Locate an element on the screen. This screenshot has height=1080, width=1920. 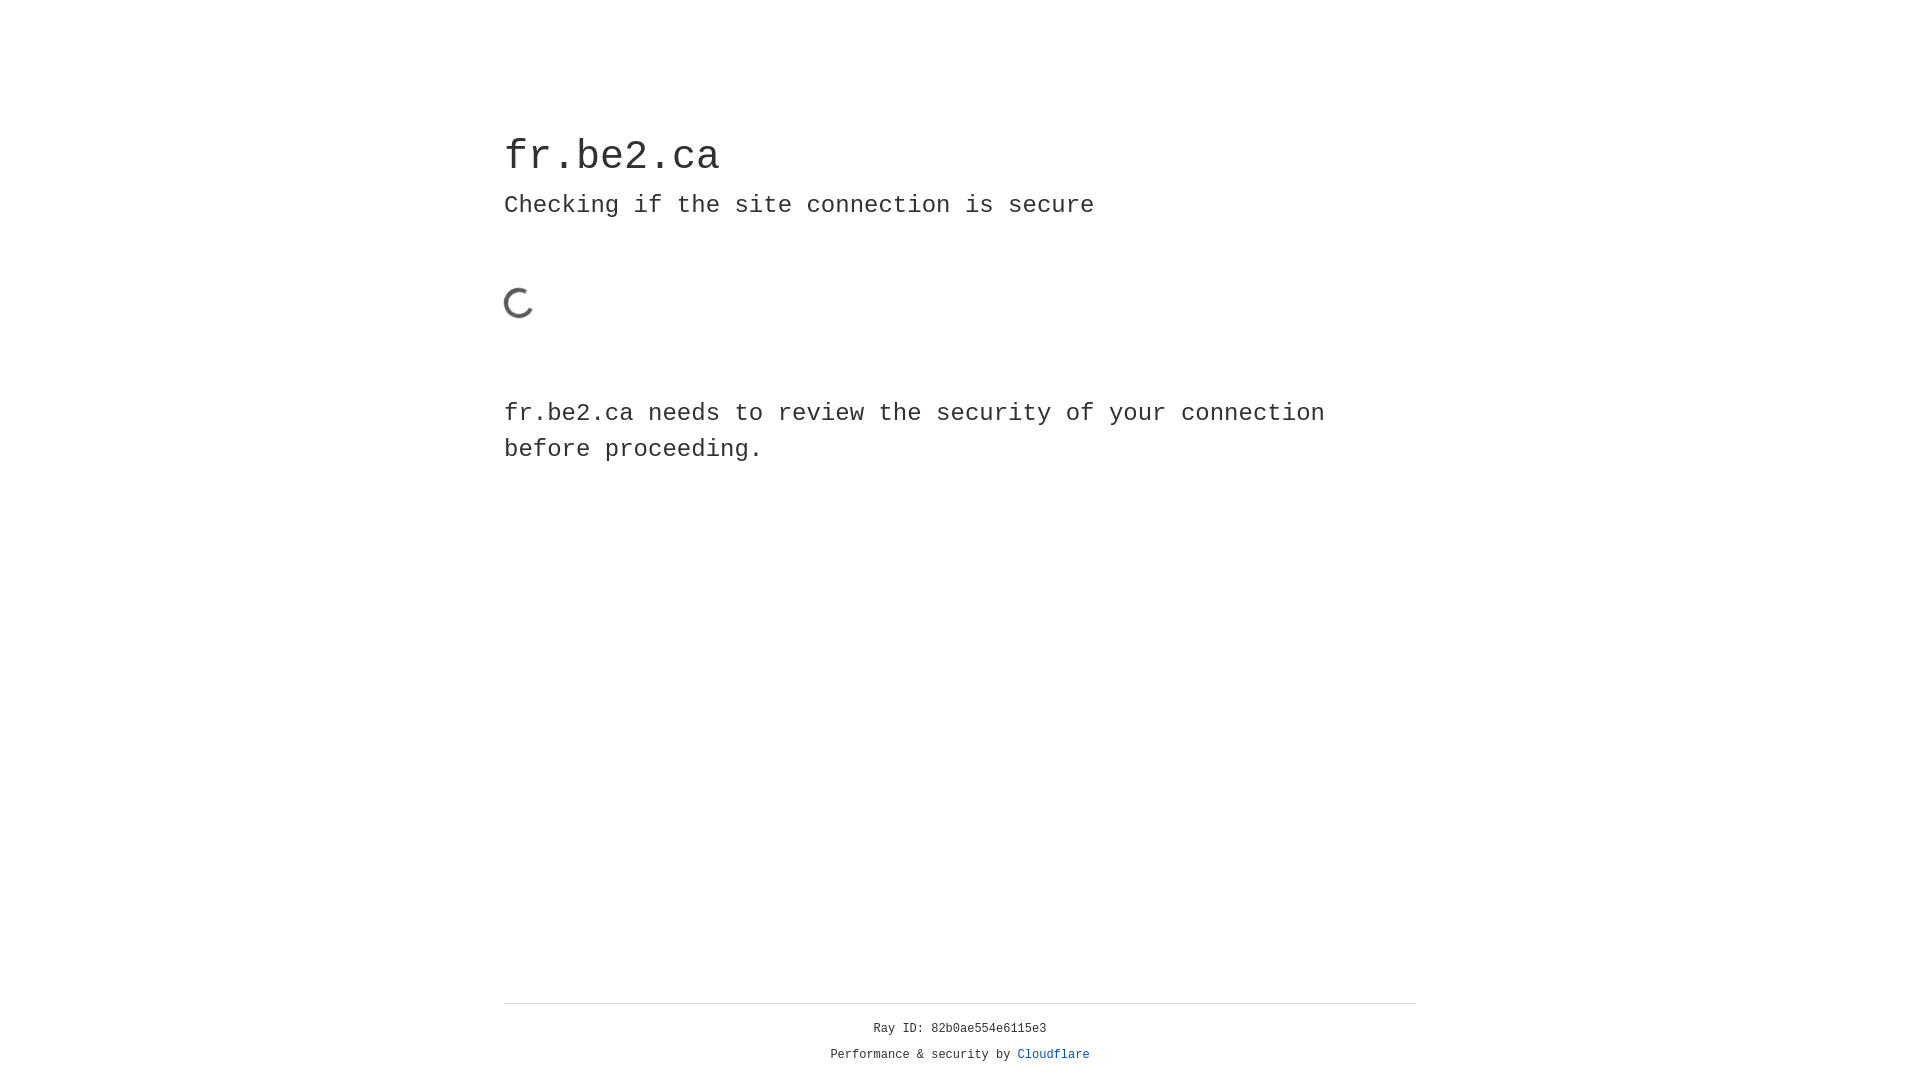
'Cloudflare' is located at coordinates (1053, 1054).